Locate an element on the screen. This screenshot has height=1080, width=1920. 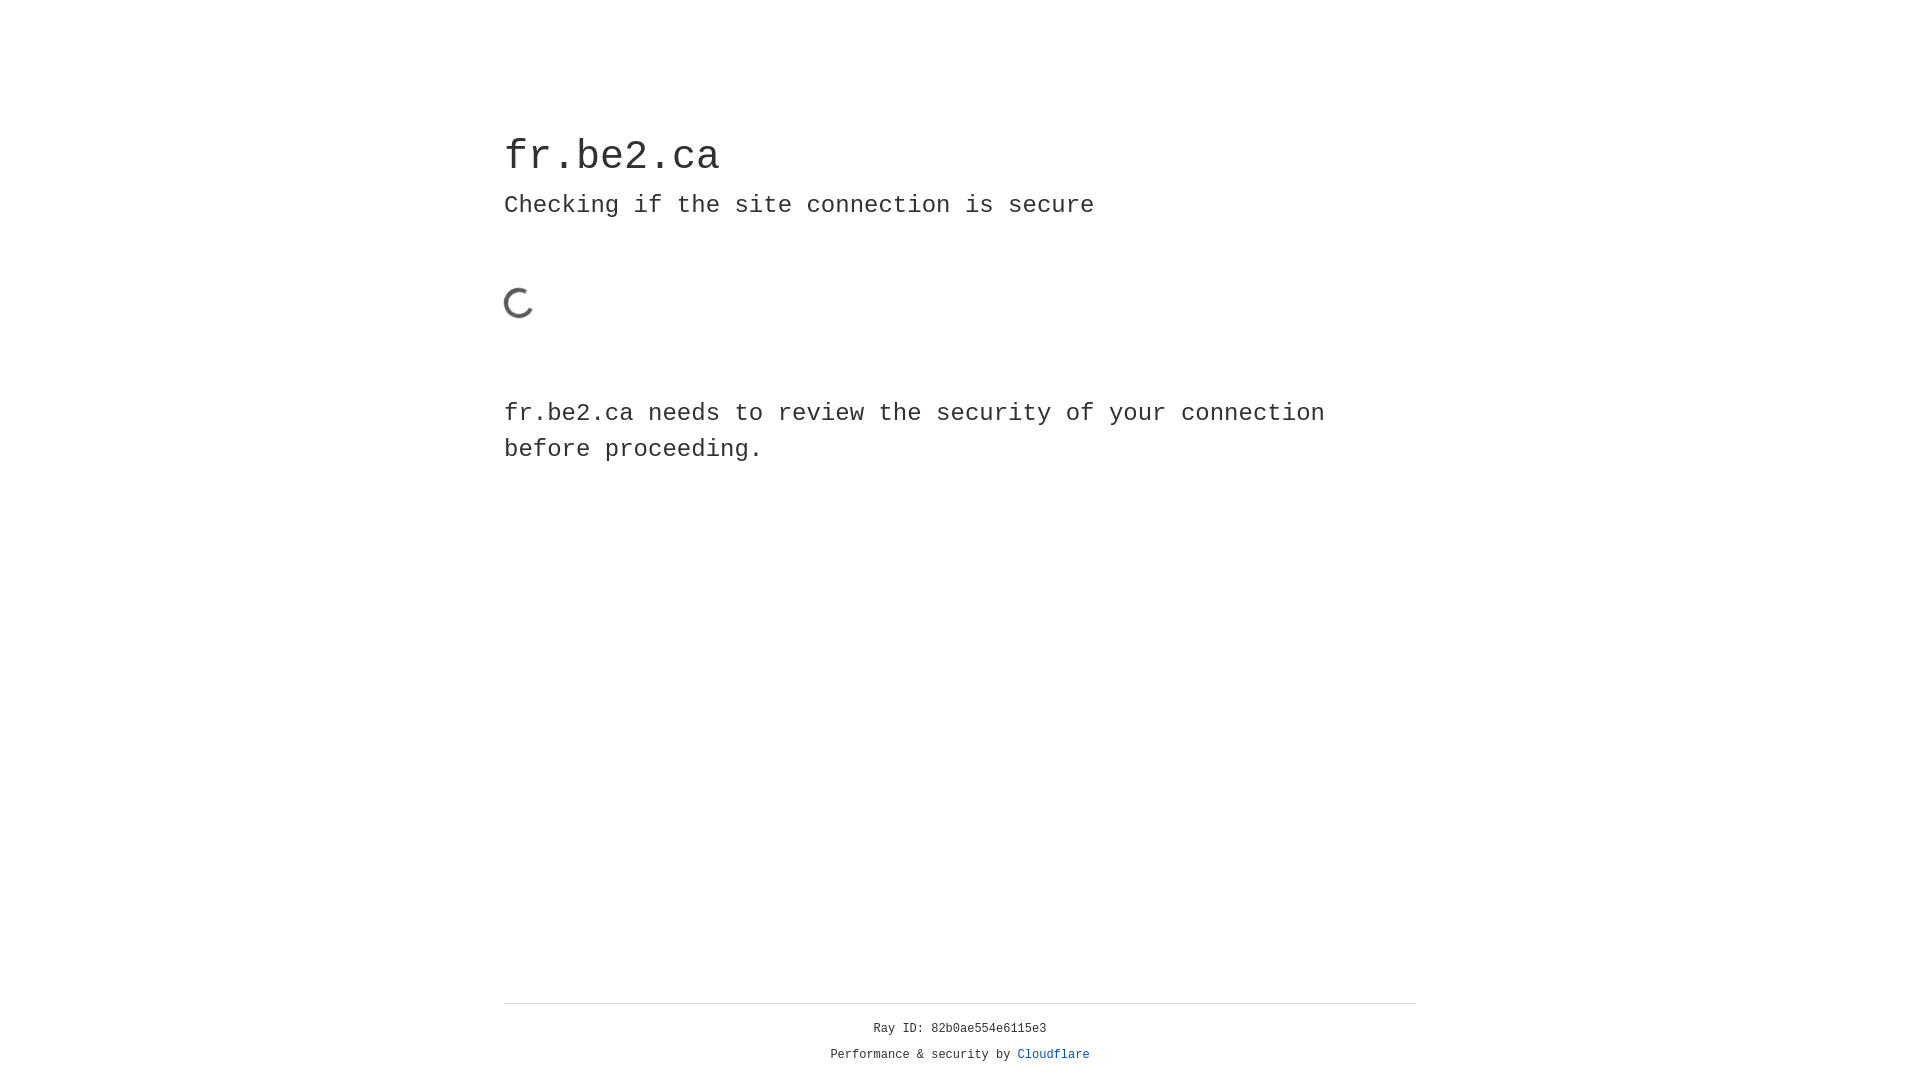
'Cloudflare' is located at coordinates (1053, 1054).